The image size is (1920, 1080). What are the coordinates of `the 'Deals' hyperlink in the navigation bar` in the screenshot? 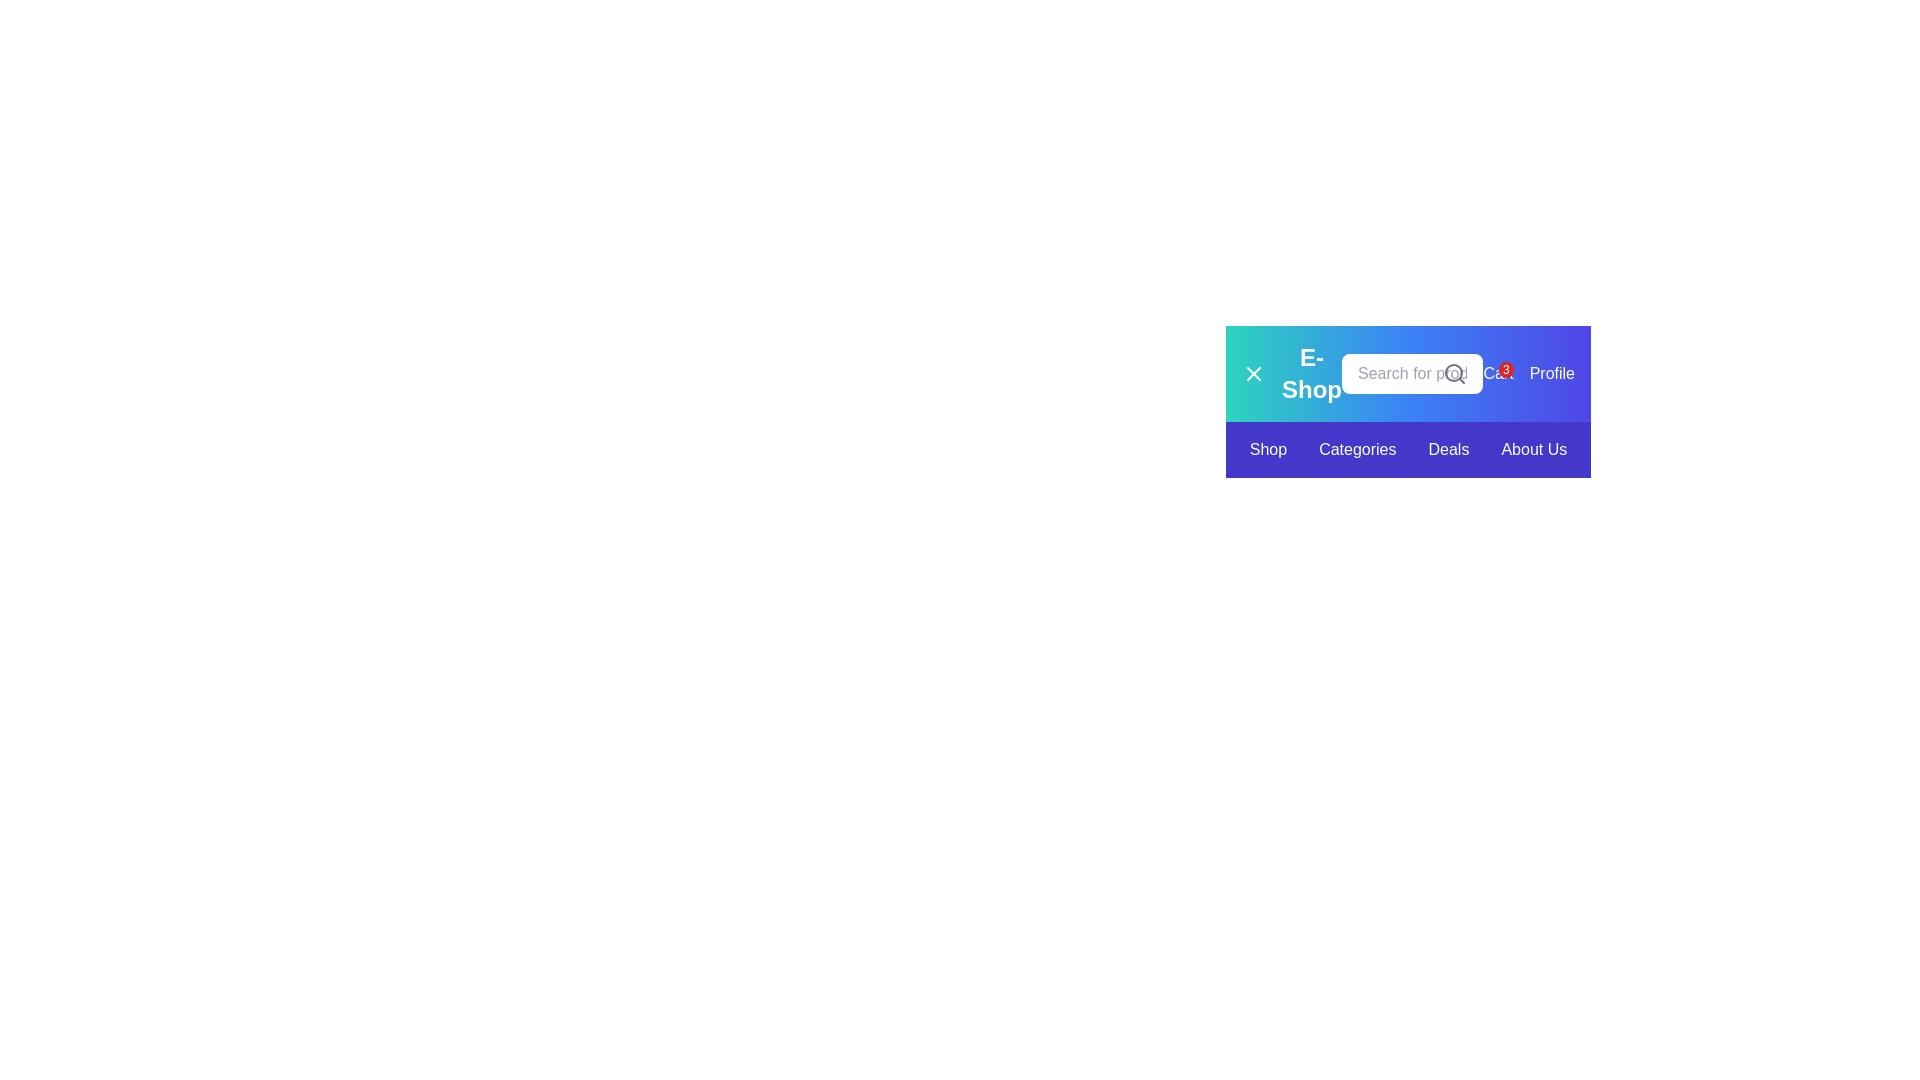 It's located at (1449, 448).